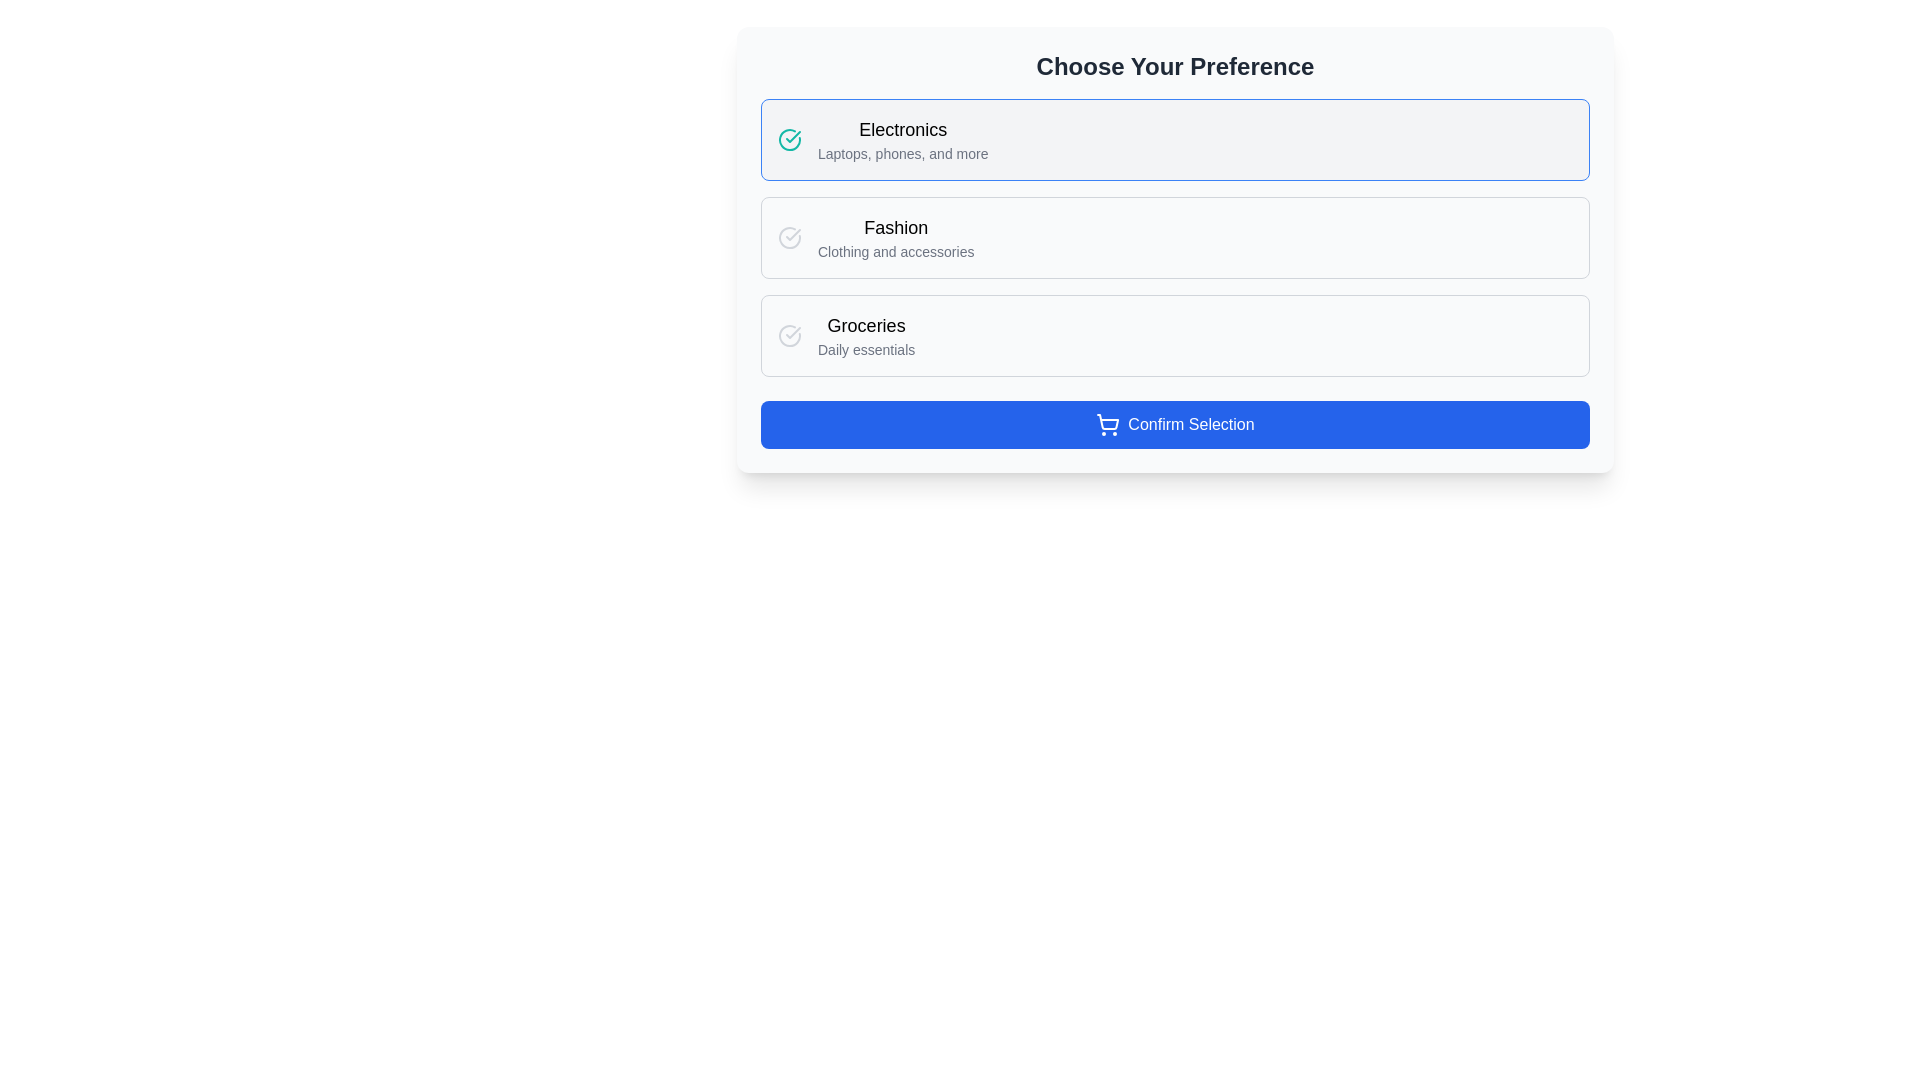 This screenshot has height=1080, width=1920. I want to click on the Selection indicator icon located to the left of the 'Electronics' preference option in the 'Choose Your Preference' list, so click(789, 138).